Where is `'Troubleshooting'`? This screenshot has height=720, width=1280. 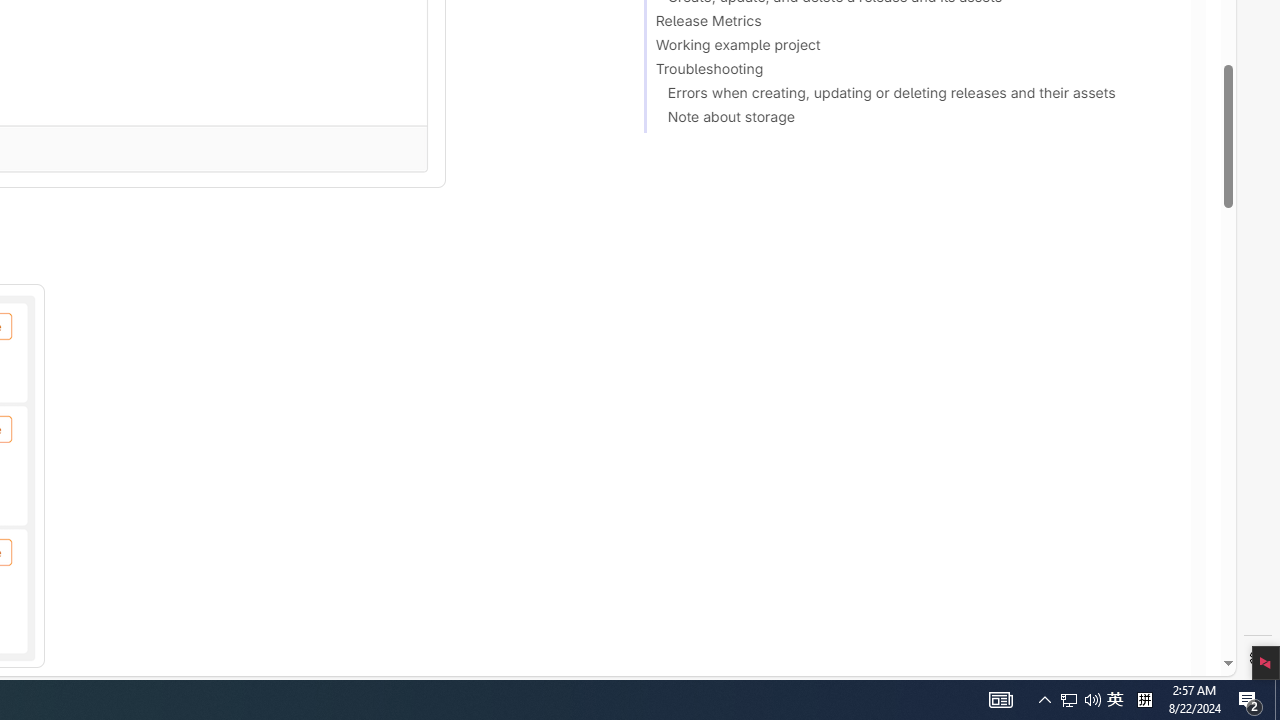
'Troubleshooting' is located at coordinates (907, 71).